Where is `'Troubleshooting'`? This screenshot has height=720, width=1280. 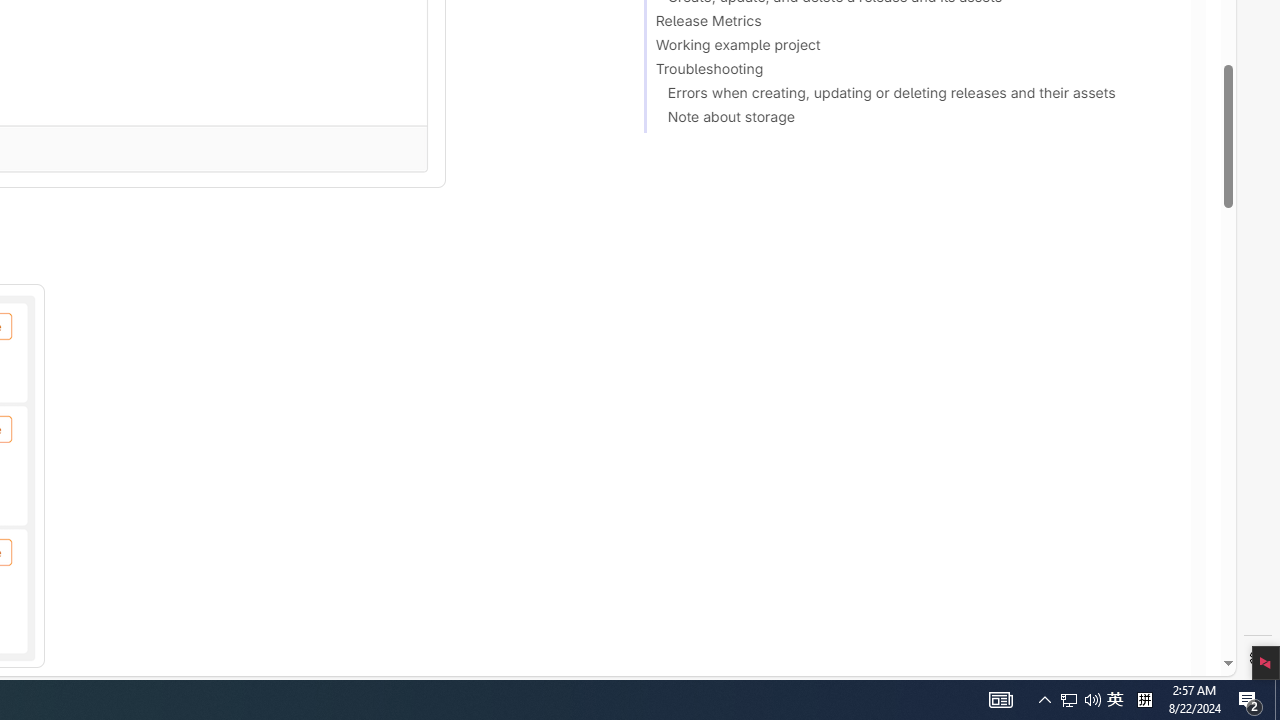
'Troubleshooting' is located at coordinates (907, 71).